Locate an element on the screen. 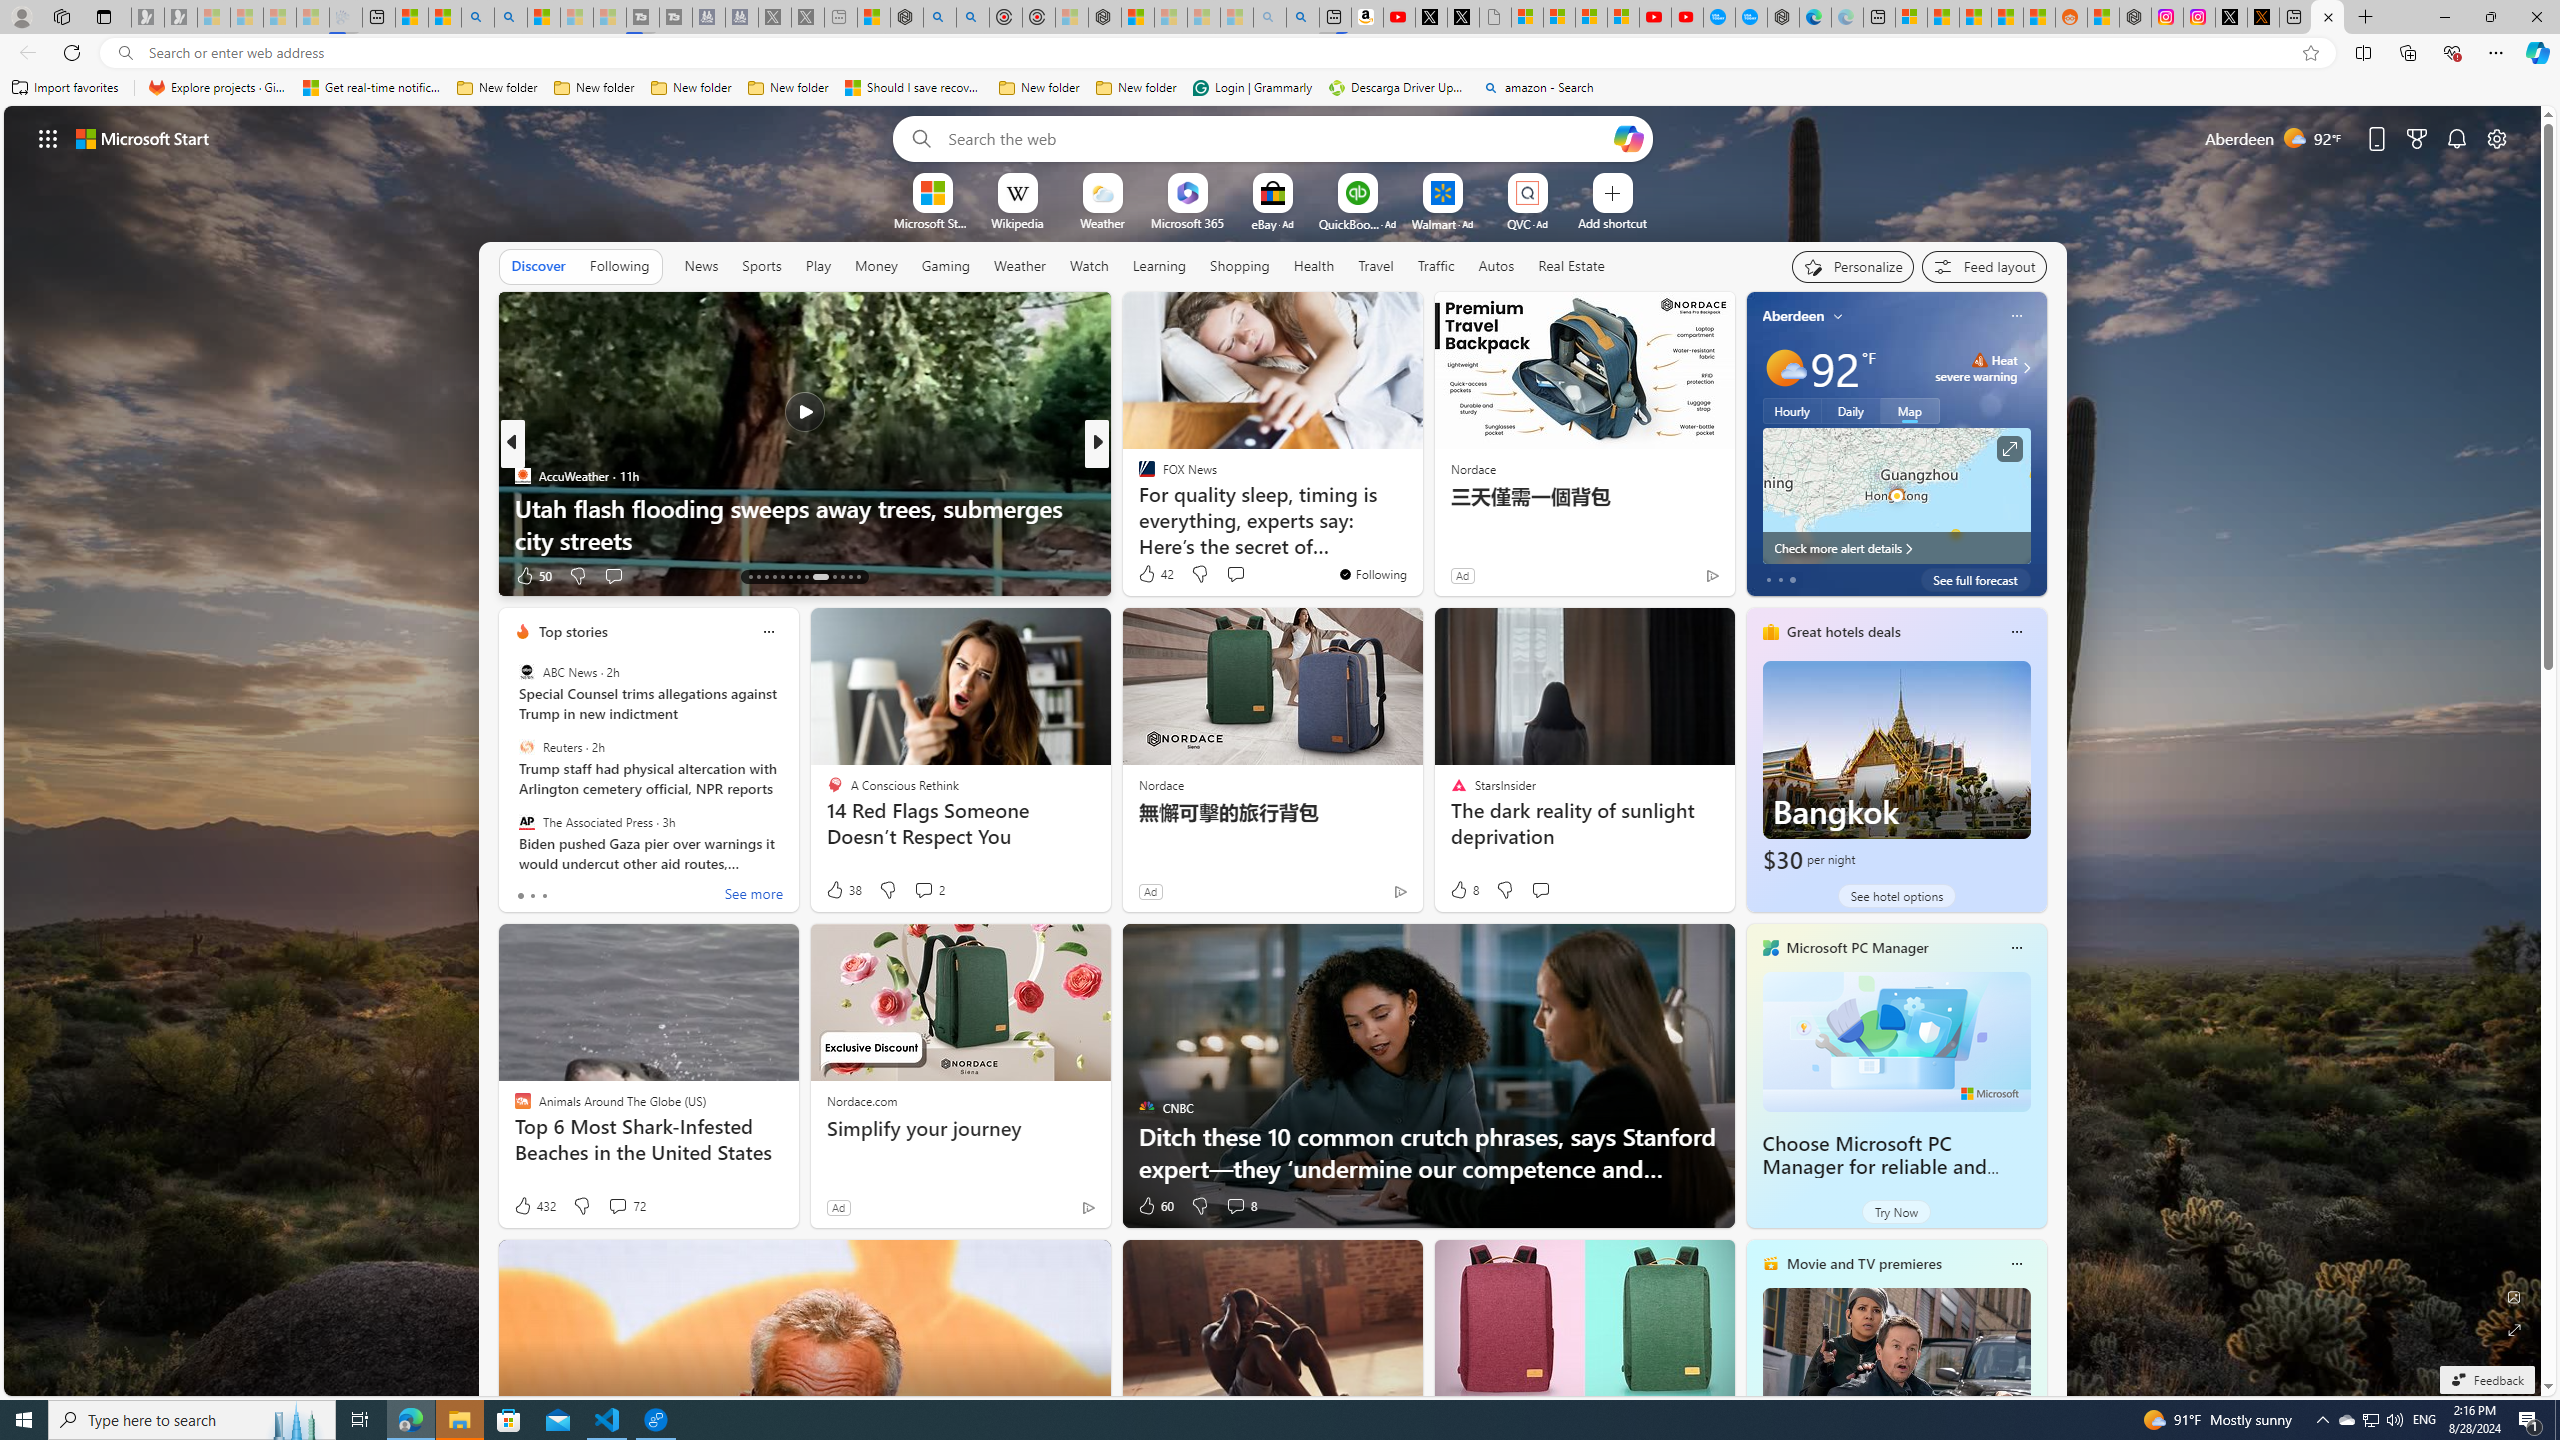  'See hotel options' is located at coordinates (1895, 896).